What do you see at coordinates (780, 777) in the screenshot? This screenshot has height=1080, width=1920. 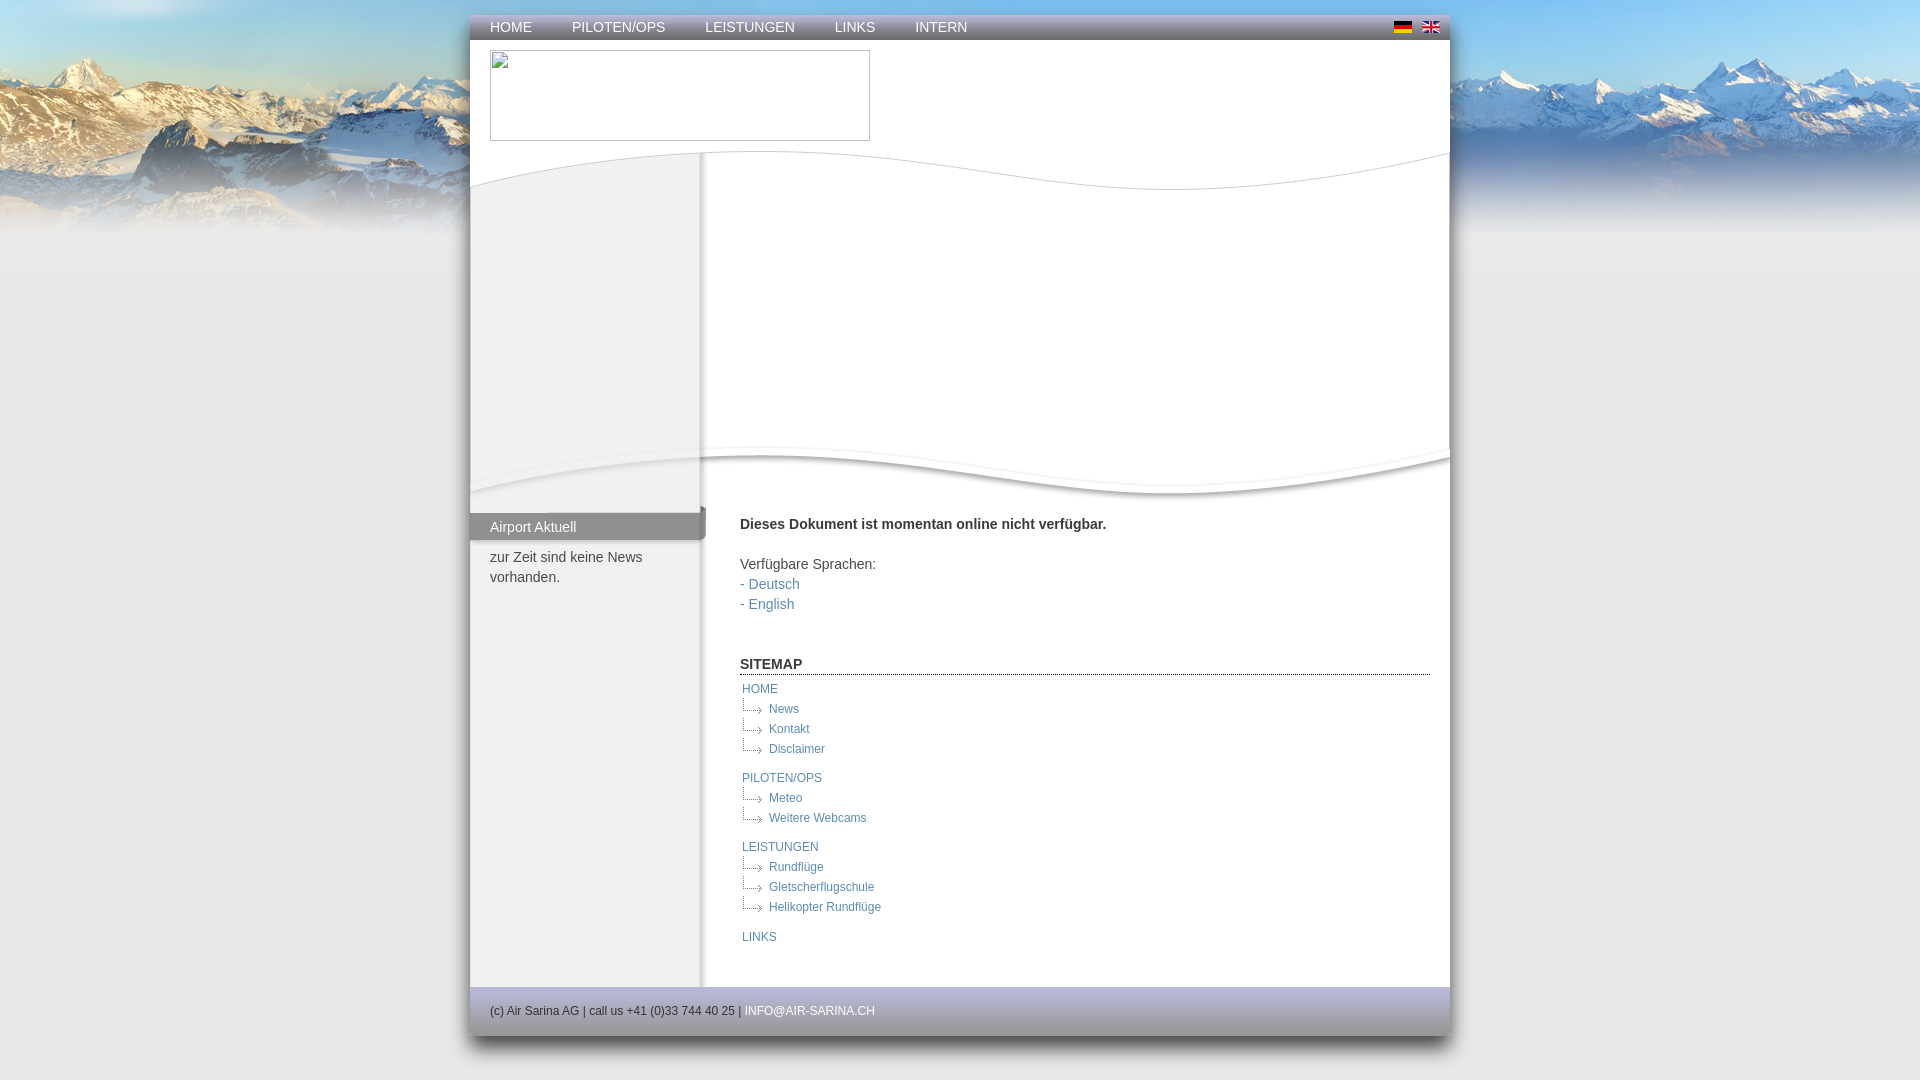 I see `'PILOTEN/OPS'` at bounding box center [780, 777].